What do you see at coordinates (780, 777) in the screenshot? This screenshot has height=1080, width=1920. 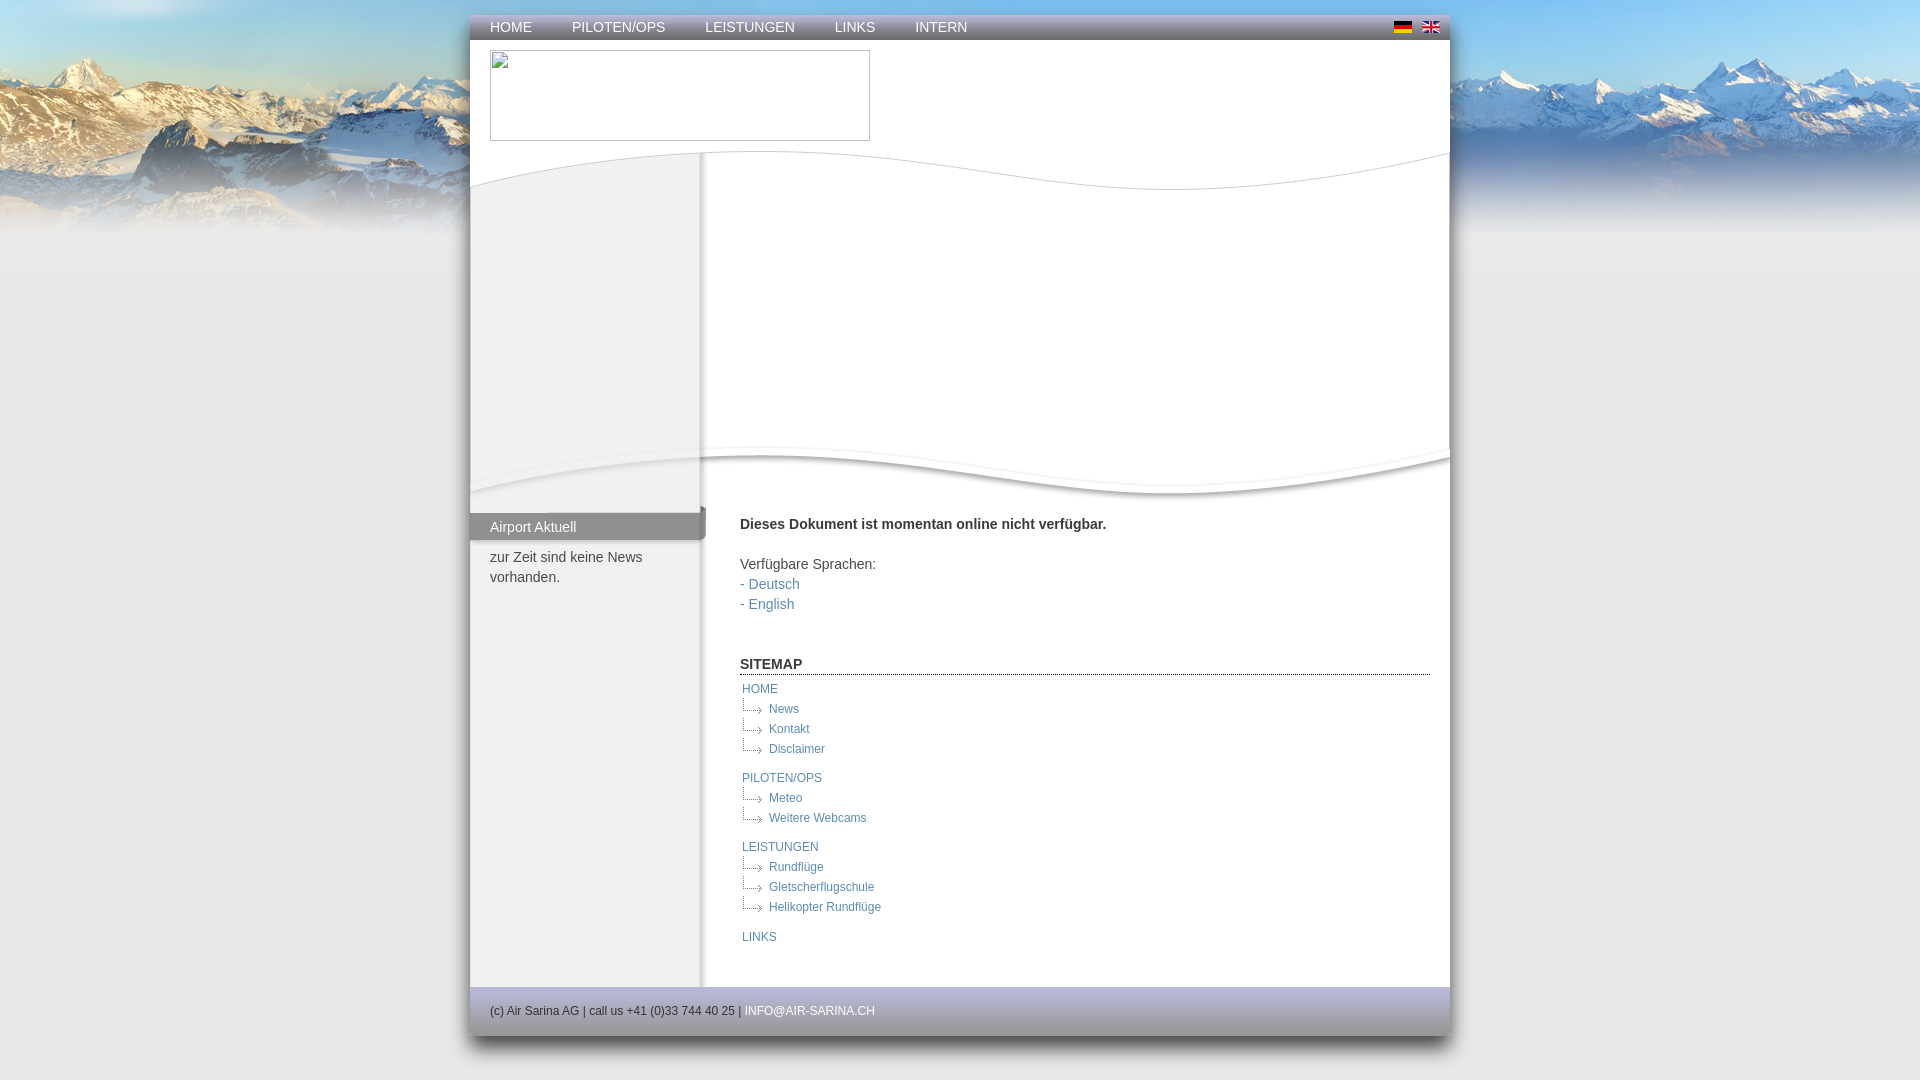 I see `'PILOTEN/OPS'` at bounding box center [780, 777].